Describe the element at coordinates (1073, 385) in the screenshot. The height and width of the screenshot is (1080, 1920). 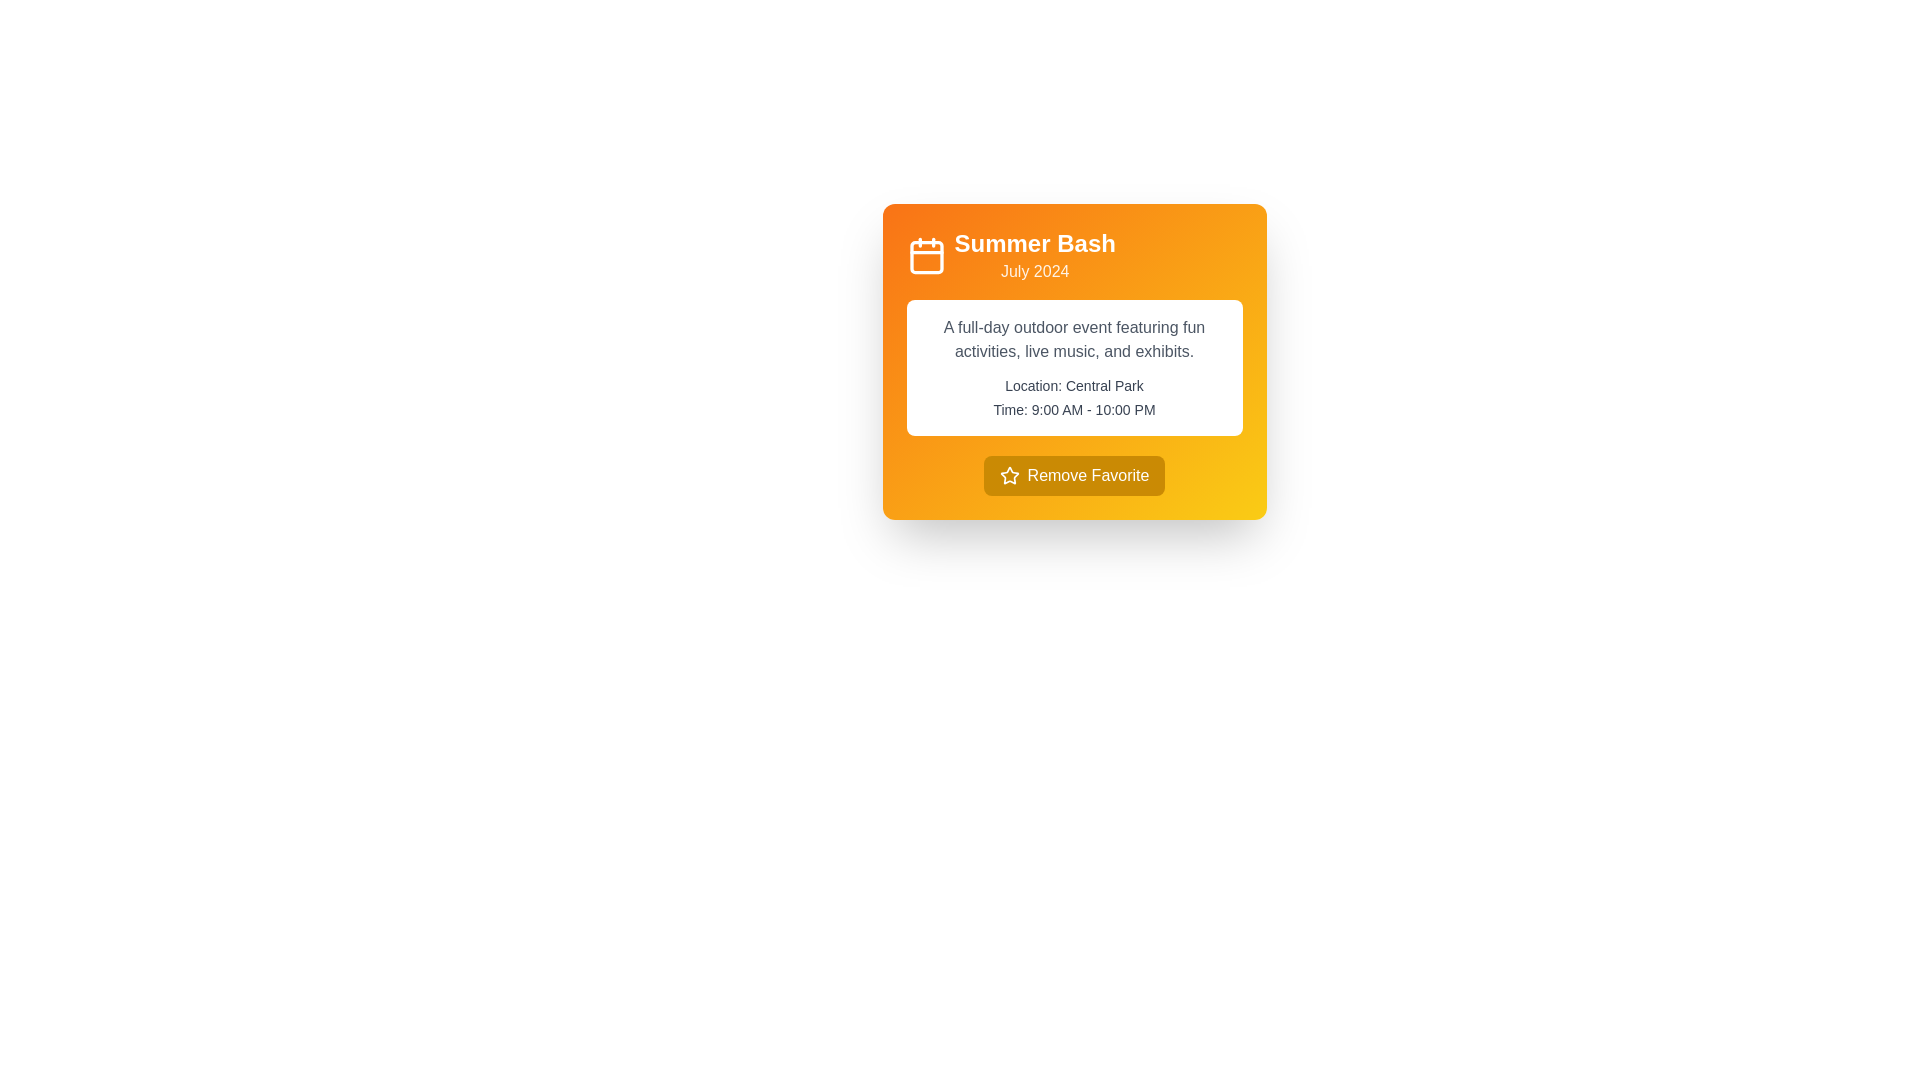
I see `information displayed in the text label that reads 'Location: Central Park', which is styled in a clean, sans-serif font and is located above the text 'Time: 9:00 AM - 10:00 PM'` at that location.